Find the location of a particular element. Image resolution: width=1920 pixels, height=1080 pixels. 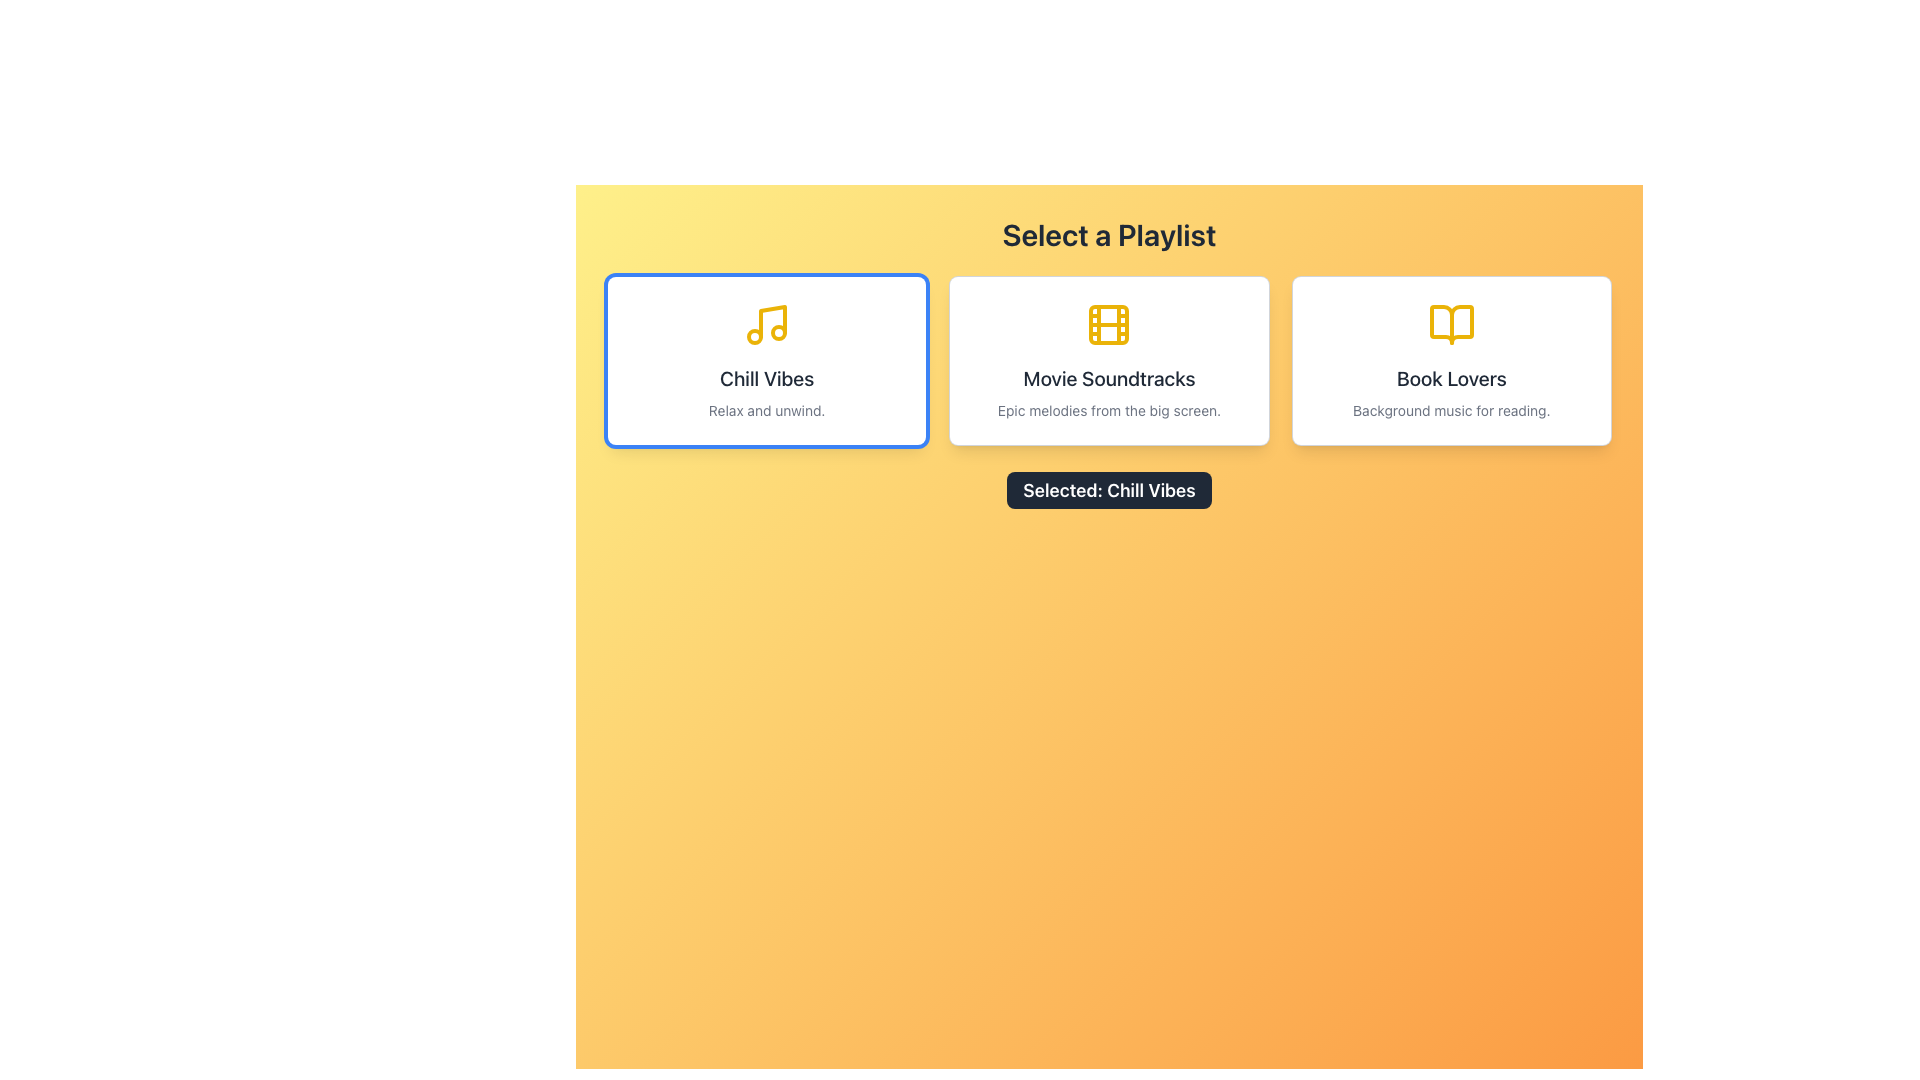

the music note icon of the Chill Vibes playlist, which is the first item to the left among the three playlist options in the center of the interface is located at coordinates (772, 320).